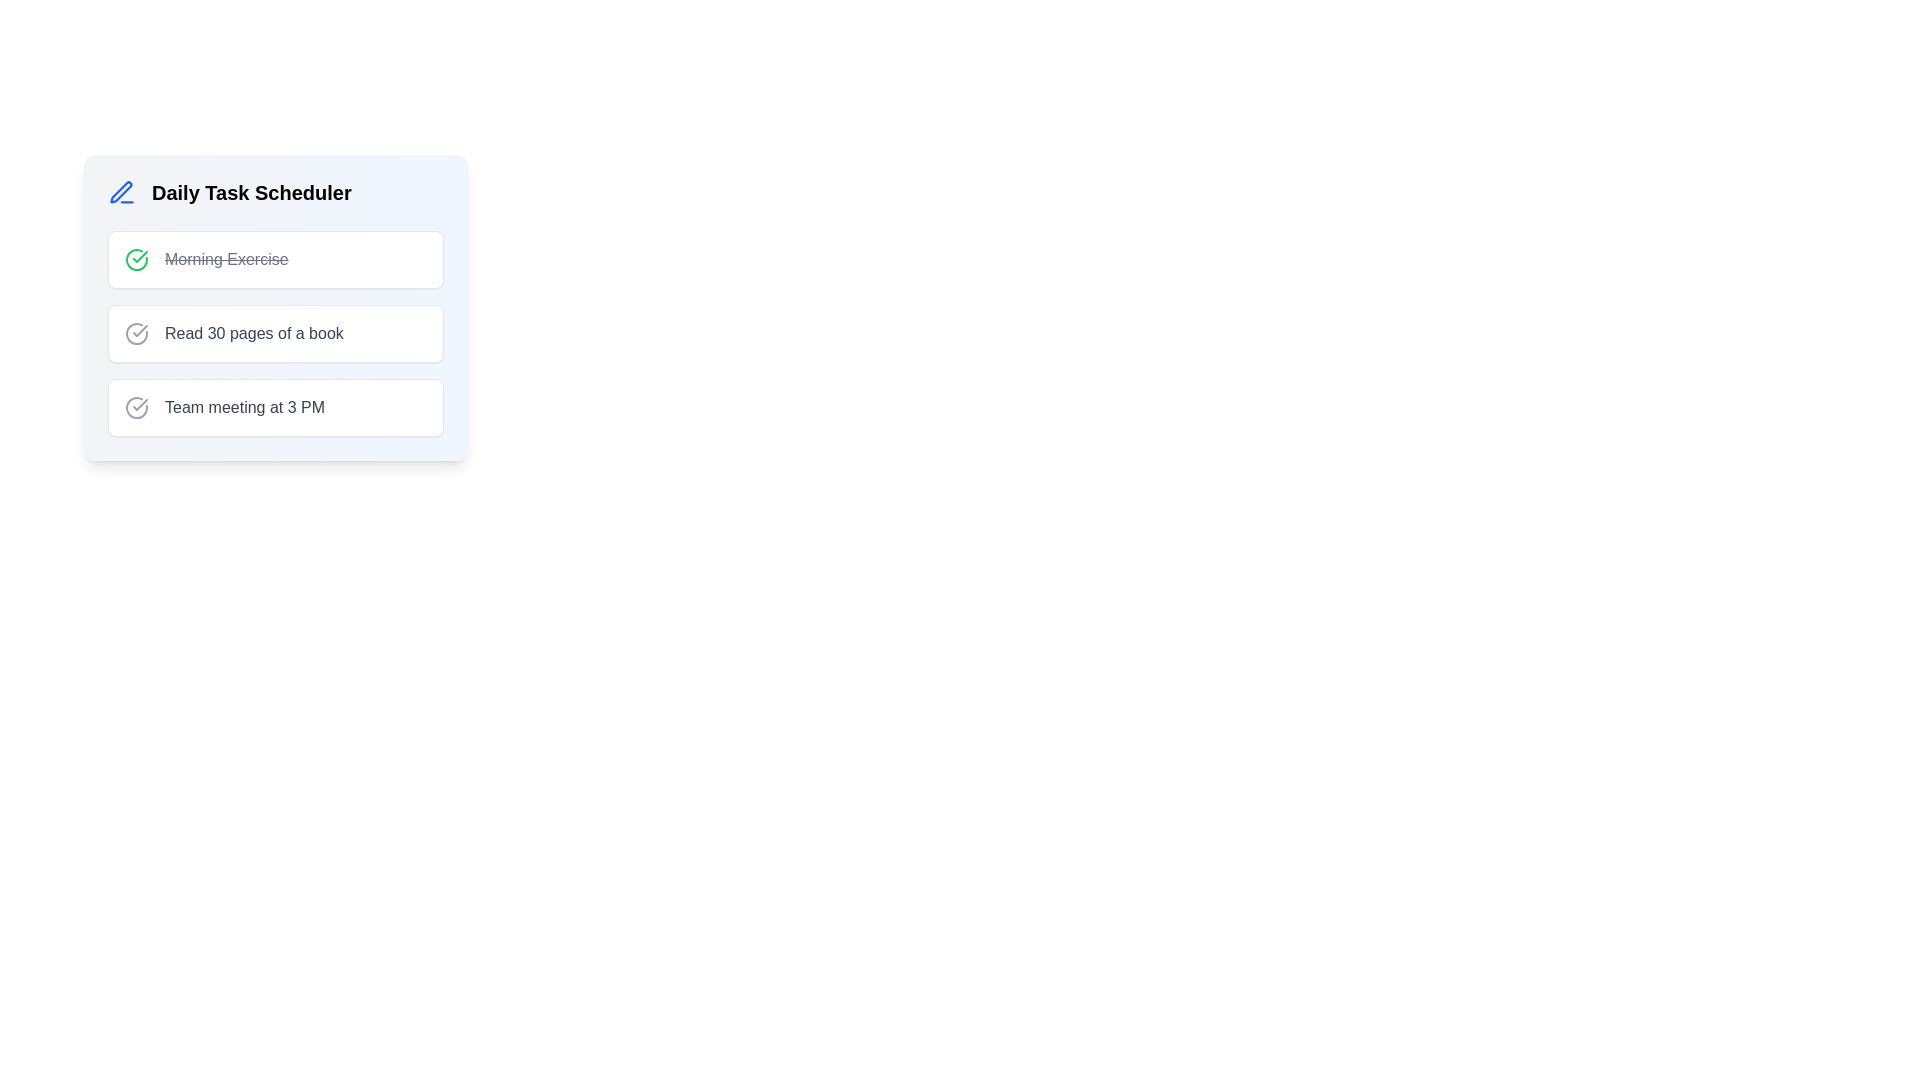 The image size is (1920, 1080). I want to click on to select the task item reading 'Read 30 pages of a book' in the Daily Task Scheduler section, which is the second item in the vertical list of tasks, so click(274, 333).